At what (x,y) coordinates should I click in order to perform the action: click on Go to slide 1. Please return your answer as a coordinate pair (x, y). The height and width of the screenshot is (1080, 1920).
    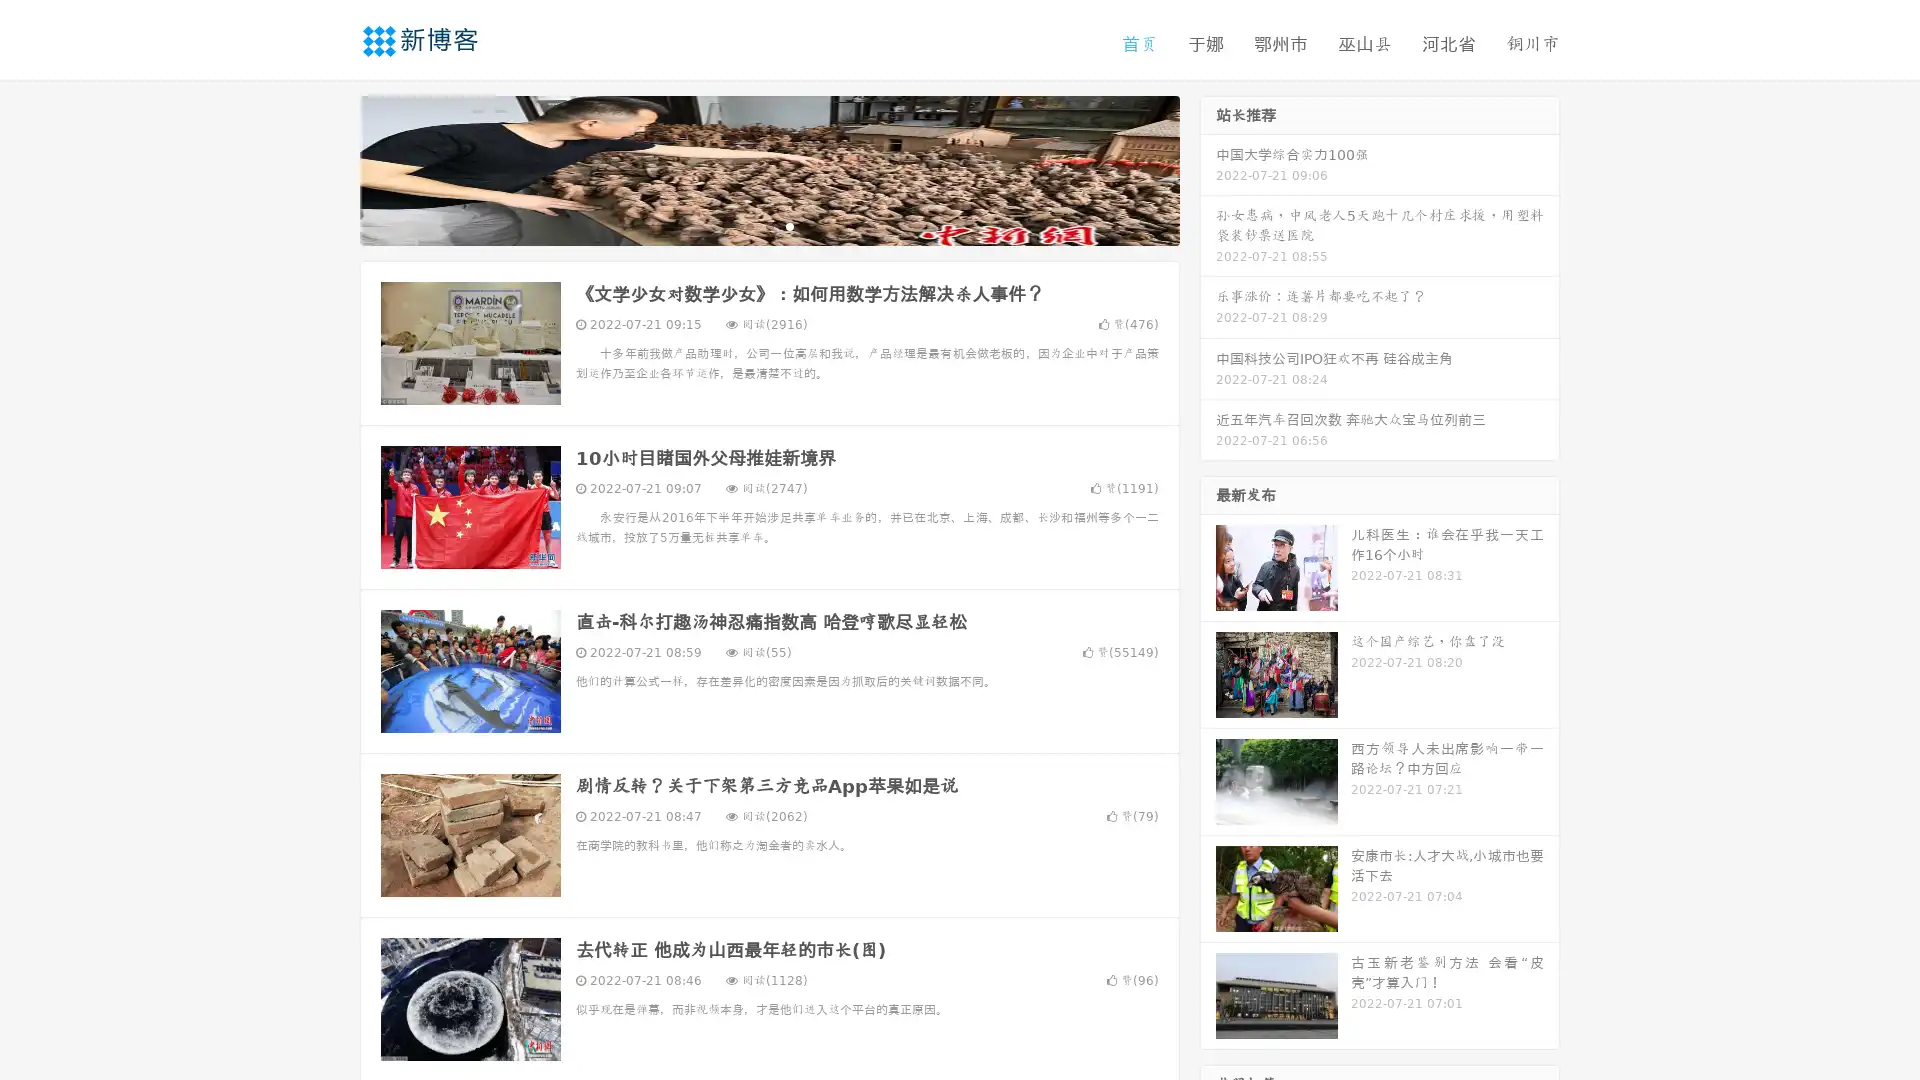
    Looking at the image, I should click on (748, 225).